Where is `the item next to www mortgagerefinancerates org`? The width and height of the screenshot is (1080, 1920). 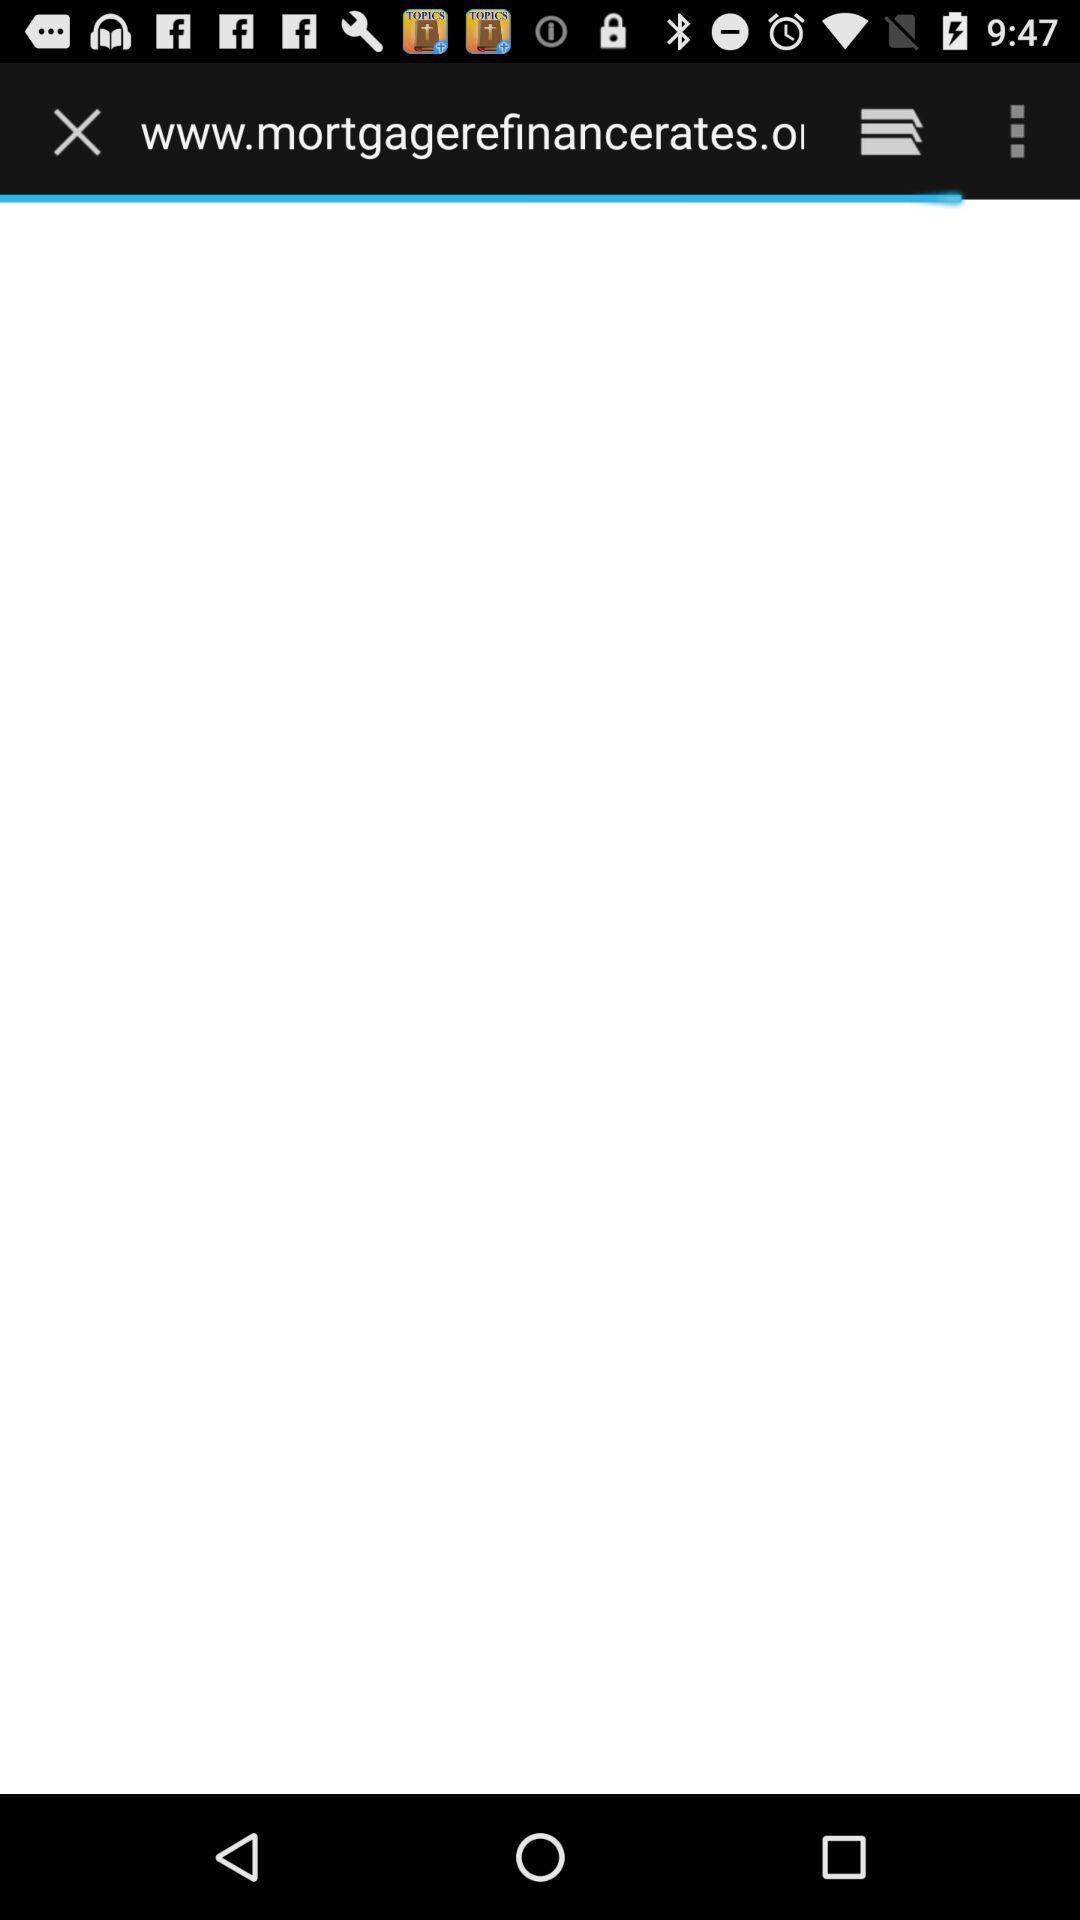 the item next to www mortgagerefinancerates org is located at coordinates (890, 130).